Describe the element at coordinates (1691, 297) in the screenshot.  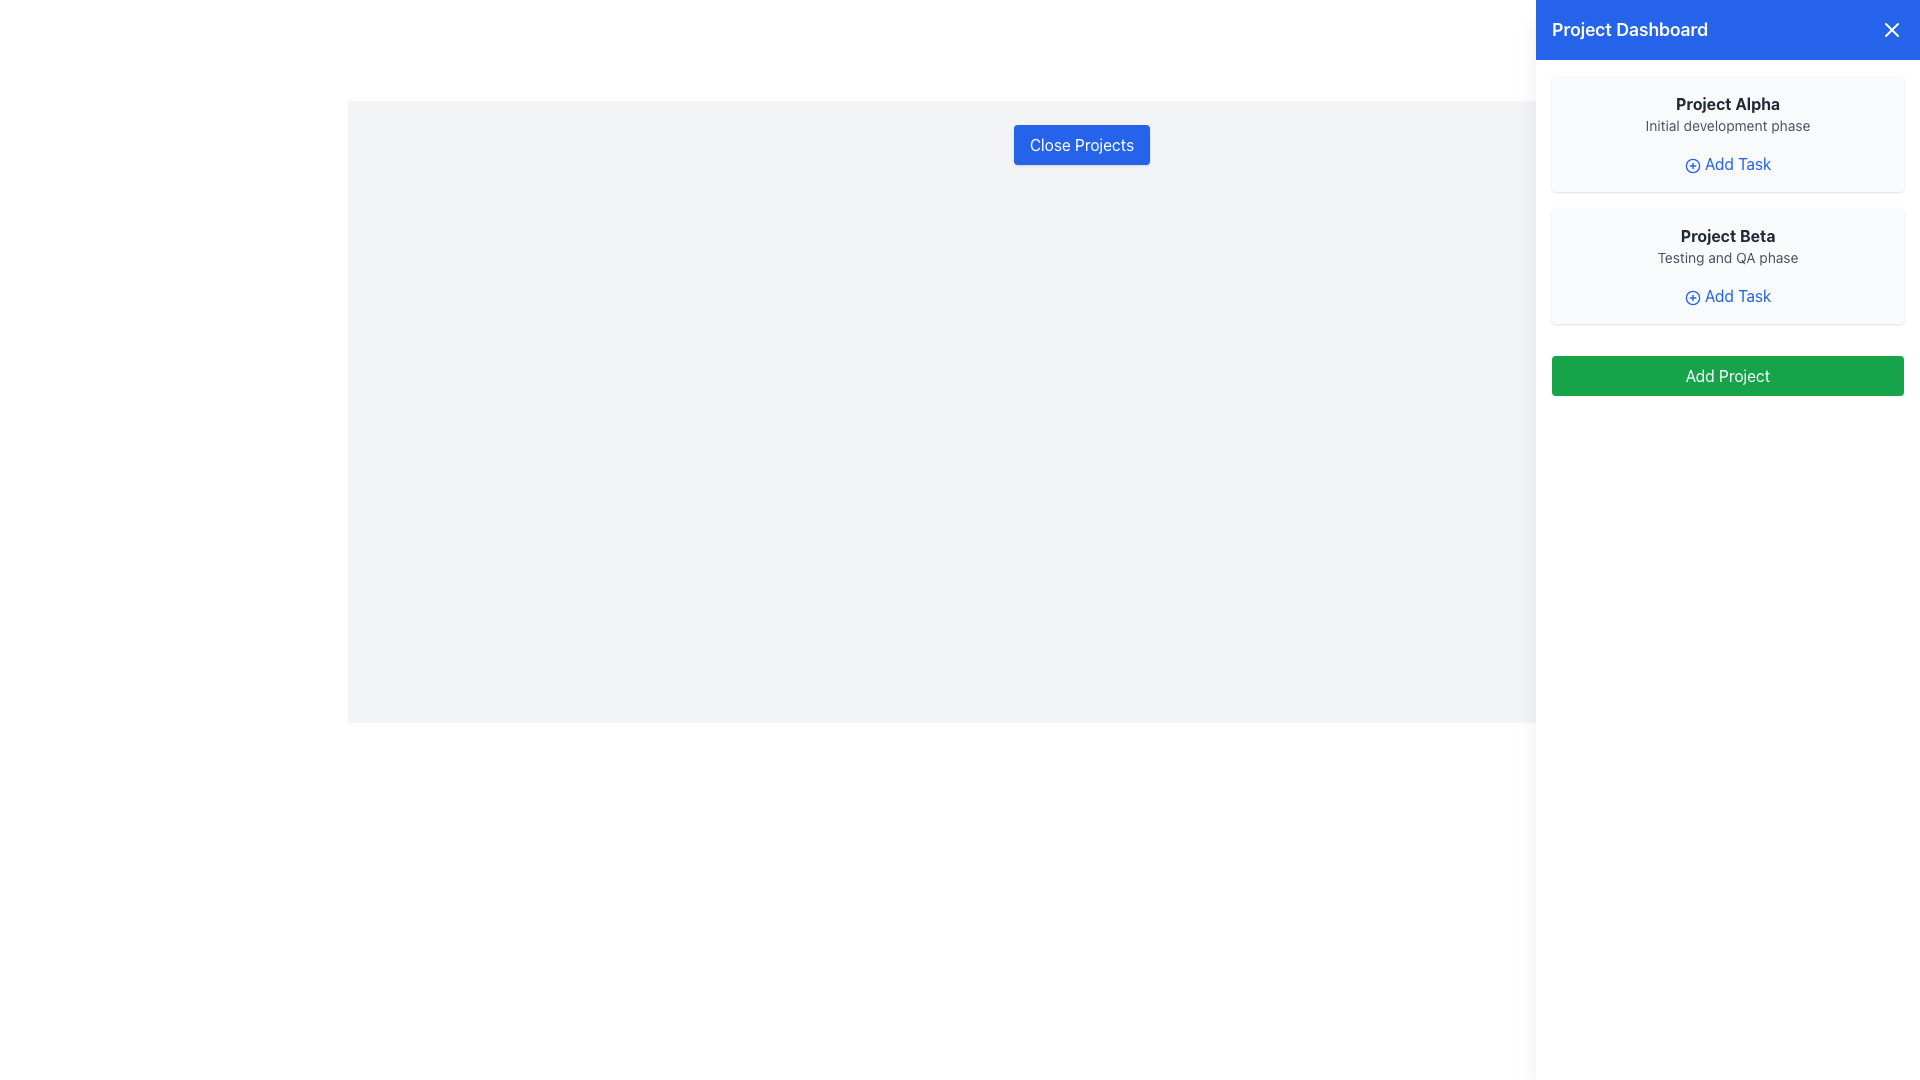
I see `the SVG circle icon located to the left of the 'Add Task' label in the 'Project Beta' section of the sidebar` at that location.